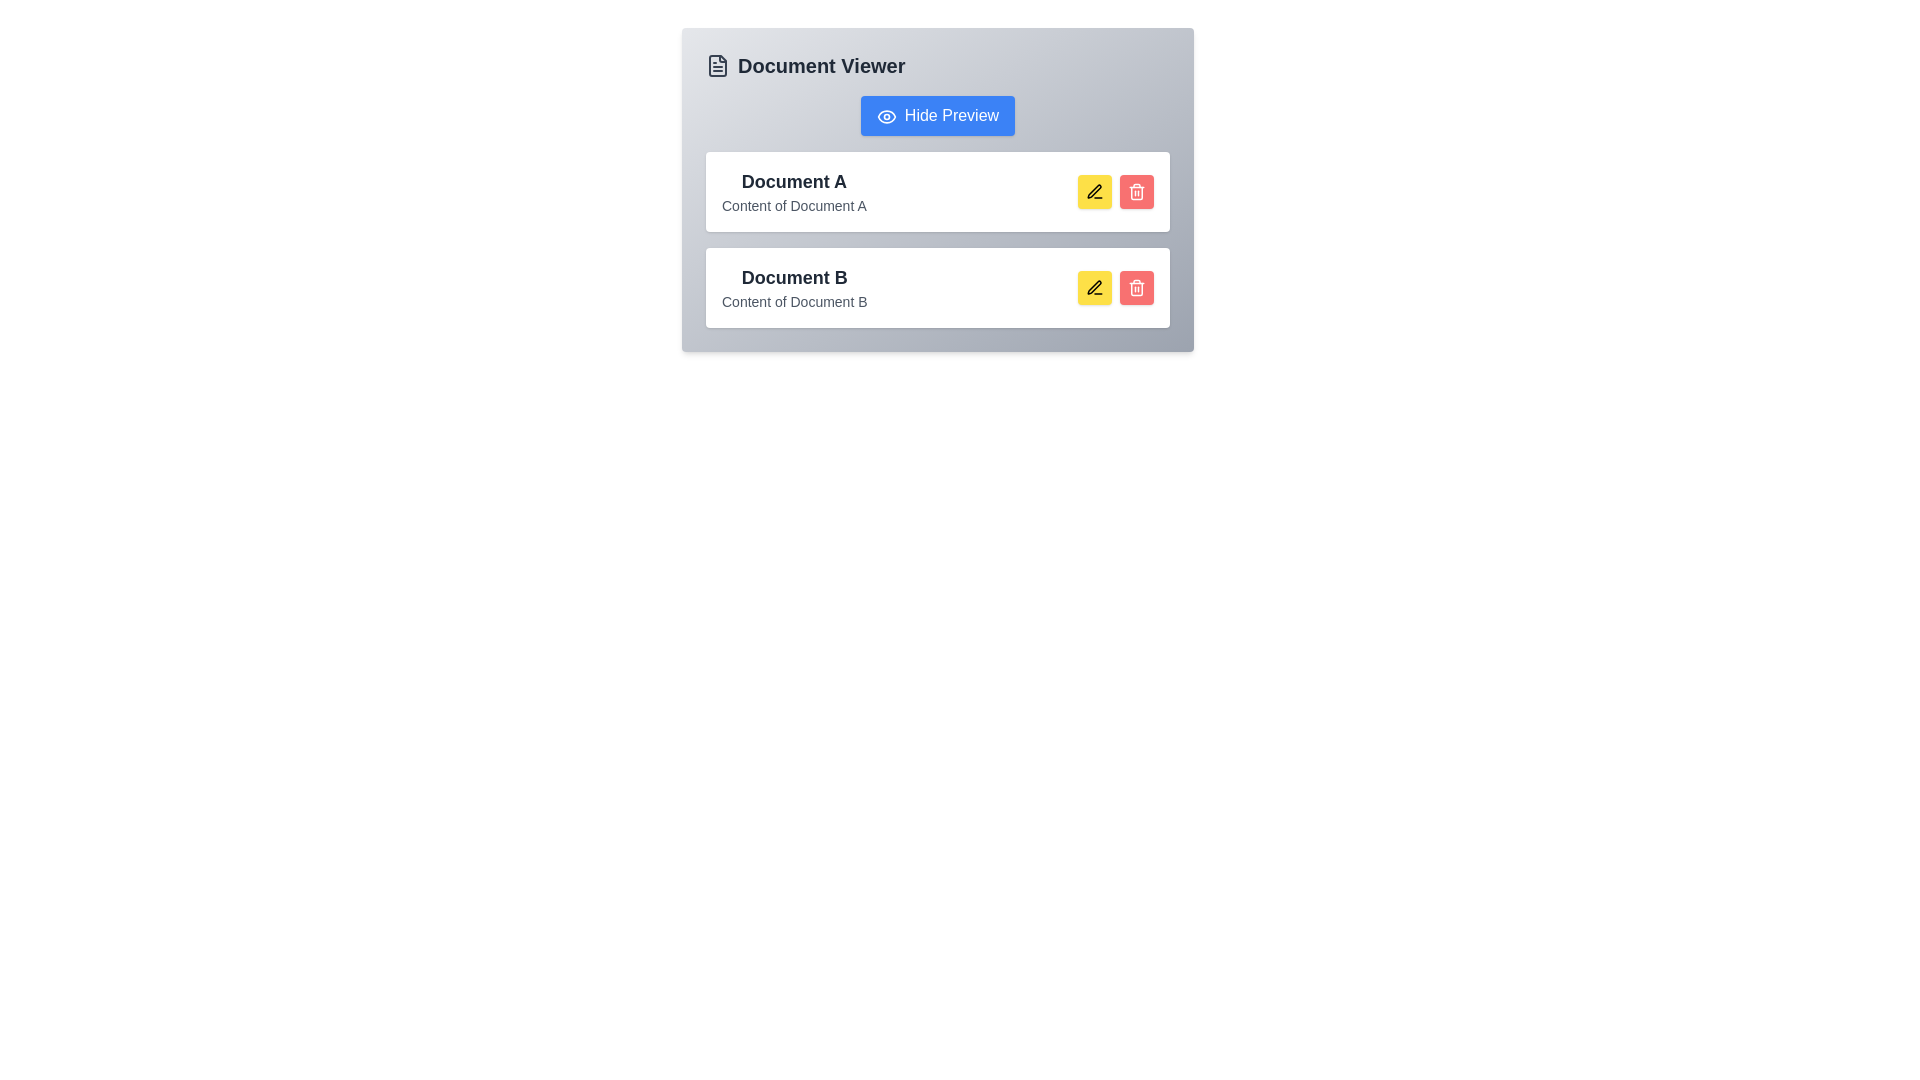 This screenshot has width=1920, height=1080. What do you see at coordinates (793, 301) in the screenshot?
I see `the text label that provides additional content information related to the 'Document B' section, positioned directly beneath the heading 'Document B' in the 'Document Viewer' section` at bounding box center [793, 301].